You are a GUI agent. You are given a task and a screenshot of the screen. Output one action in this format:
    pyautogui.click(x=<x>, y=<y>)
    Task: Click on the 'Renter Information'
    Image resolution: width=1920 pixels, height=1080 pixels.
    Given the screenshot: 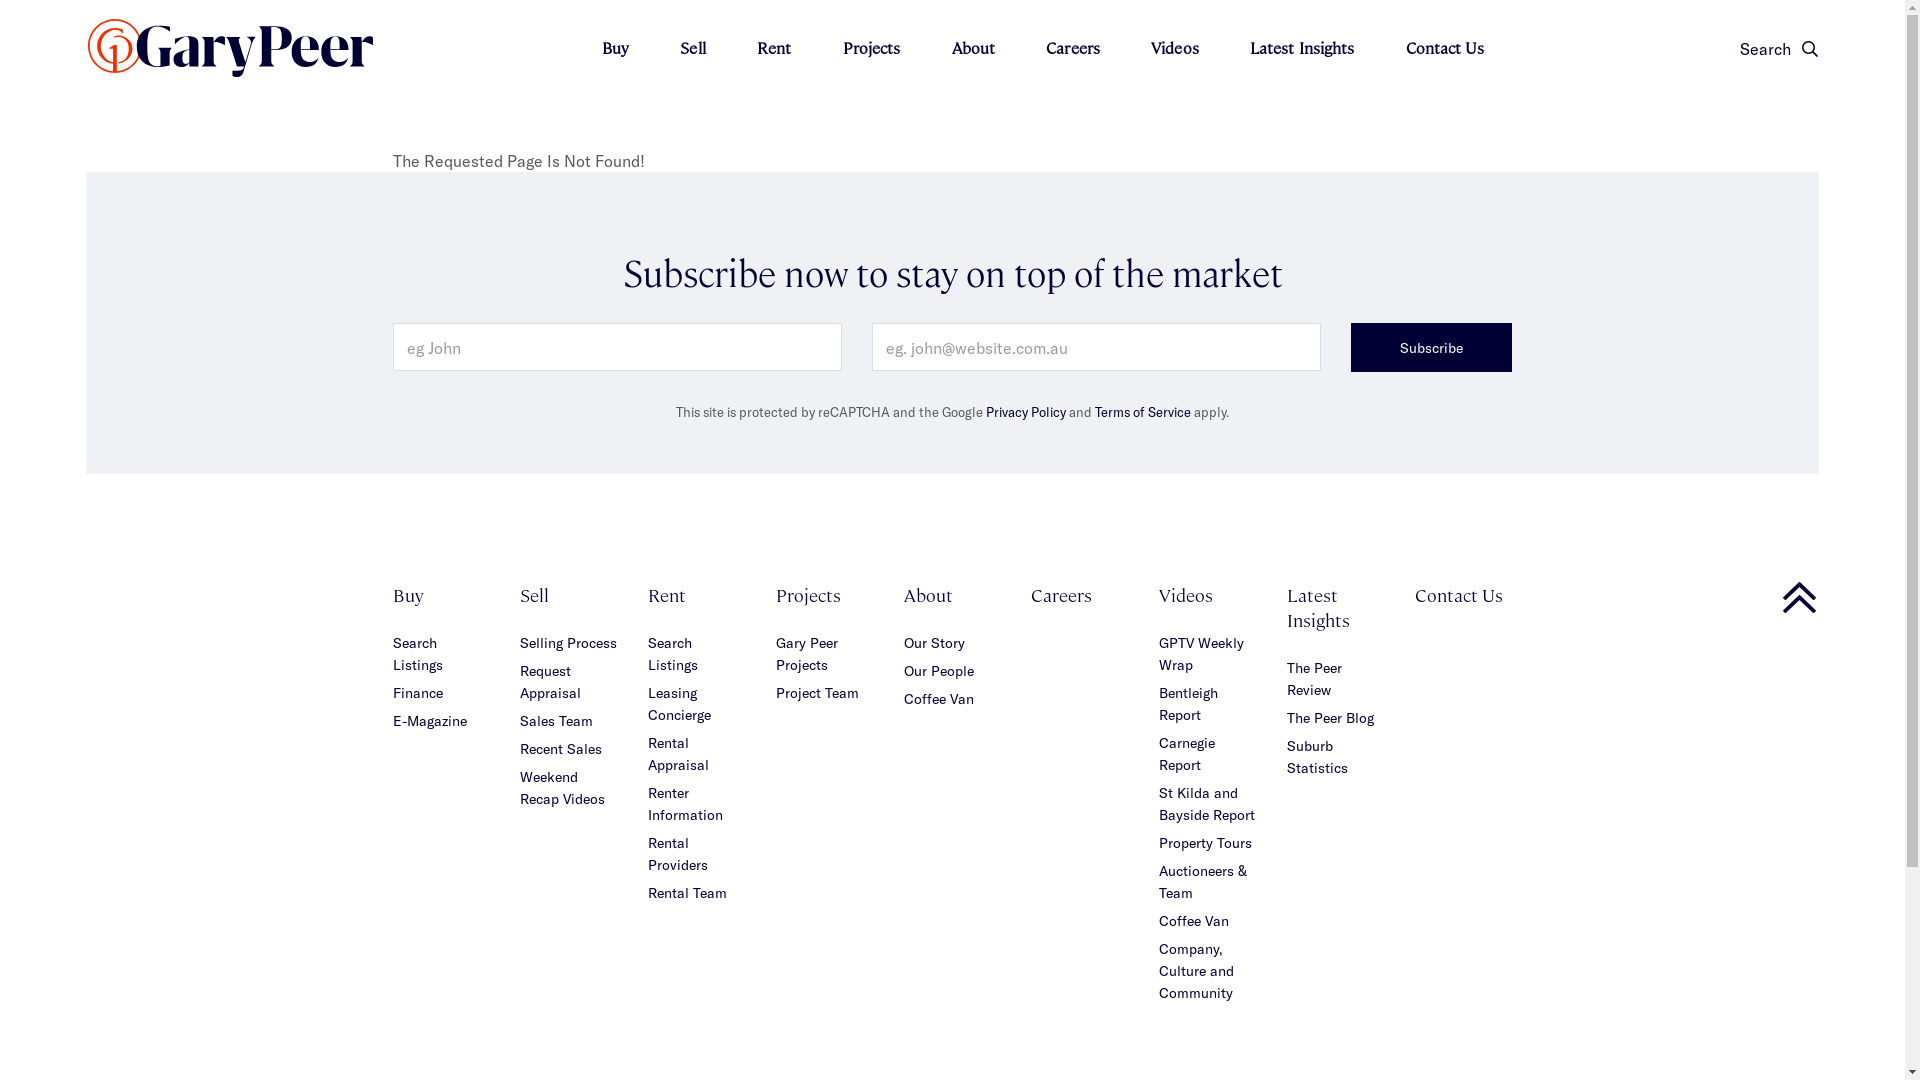 What is the action you would take?
    pyautogui.click(x=685, y=802)
    